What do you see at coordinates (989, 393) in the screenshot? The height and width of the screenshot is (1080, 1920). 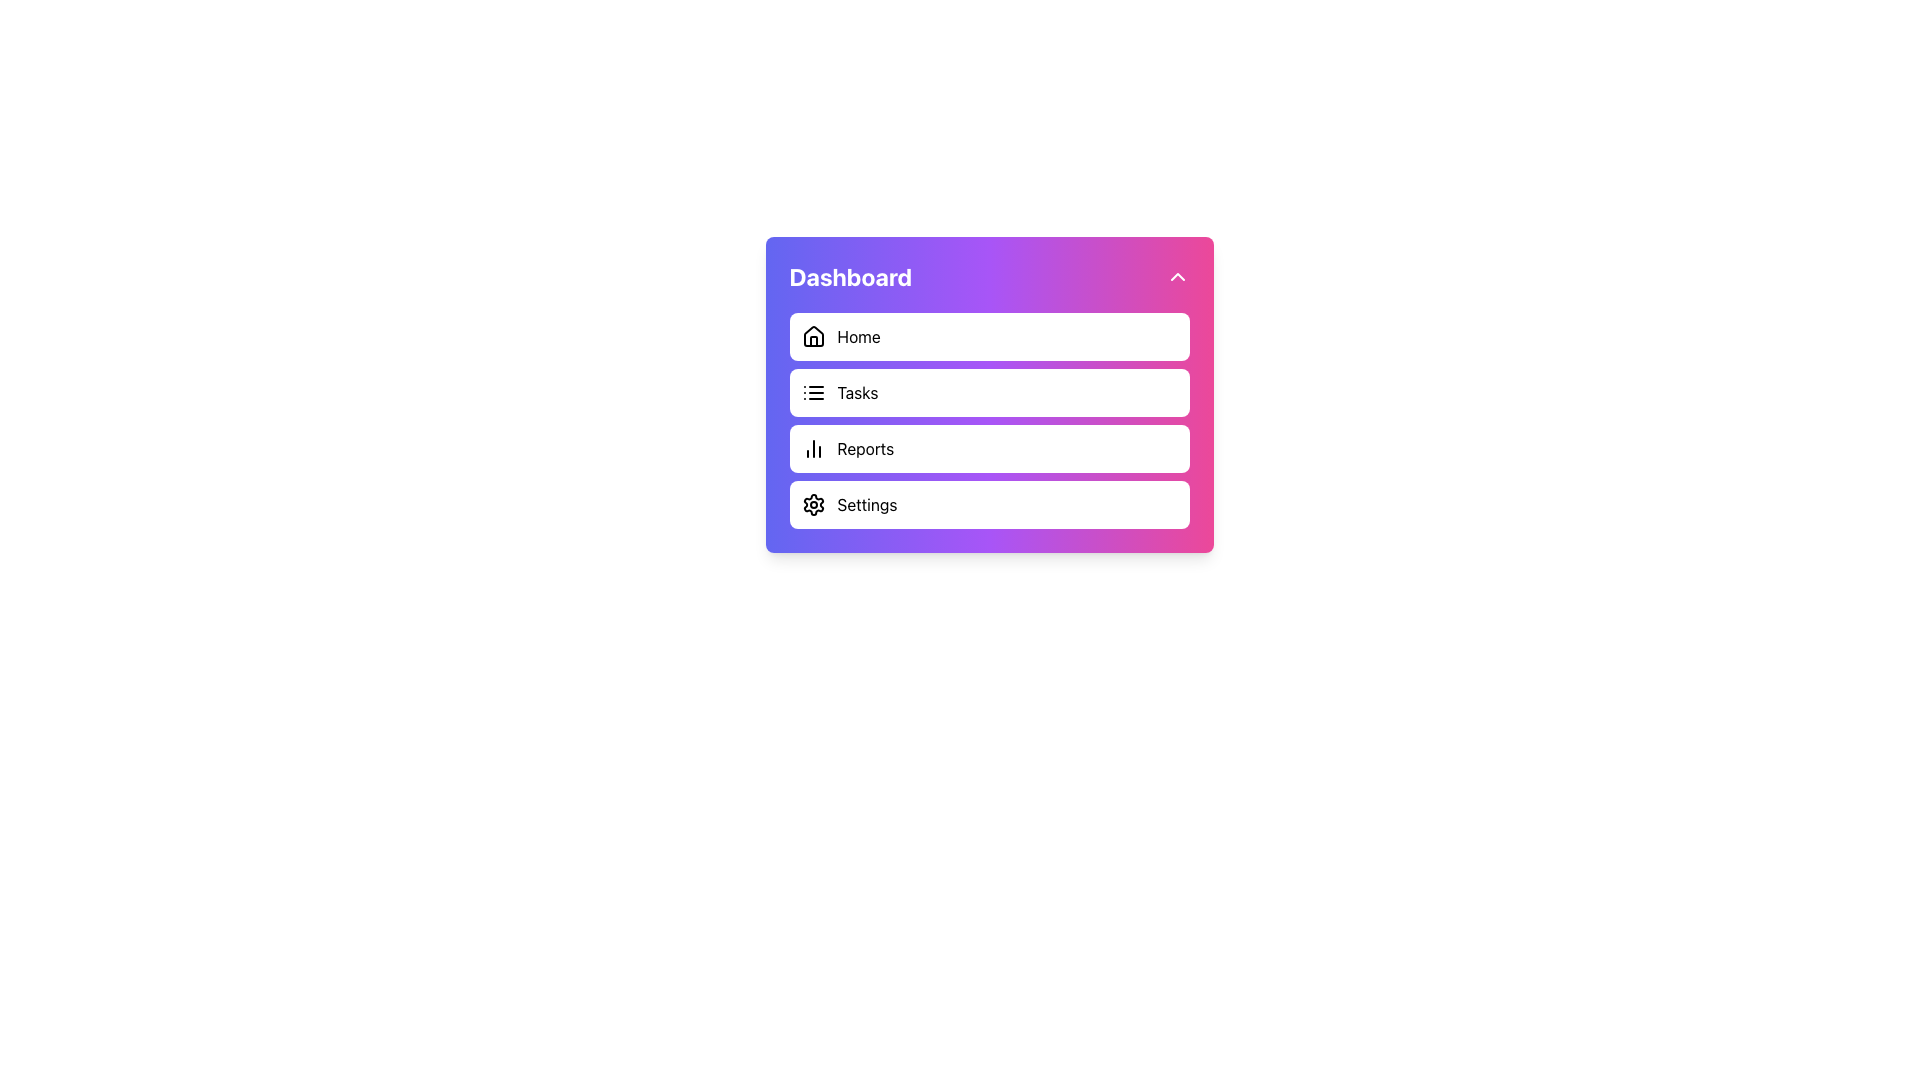 I see `the 'Tasks' button, which is a rectangular button with a white background and rounded corners, located in the 'Dashboard' section, positioned below the 'Home' button and above the 'Reports' button` at bounding box center [989, 393].